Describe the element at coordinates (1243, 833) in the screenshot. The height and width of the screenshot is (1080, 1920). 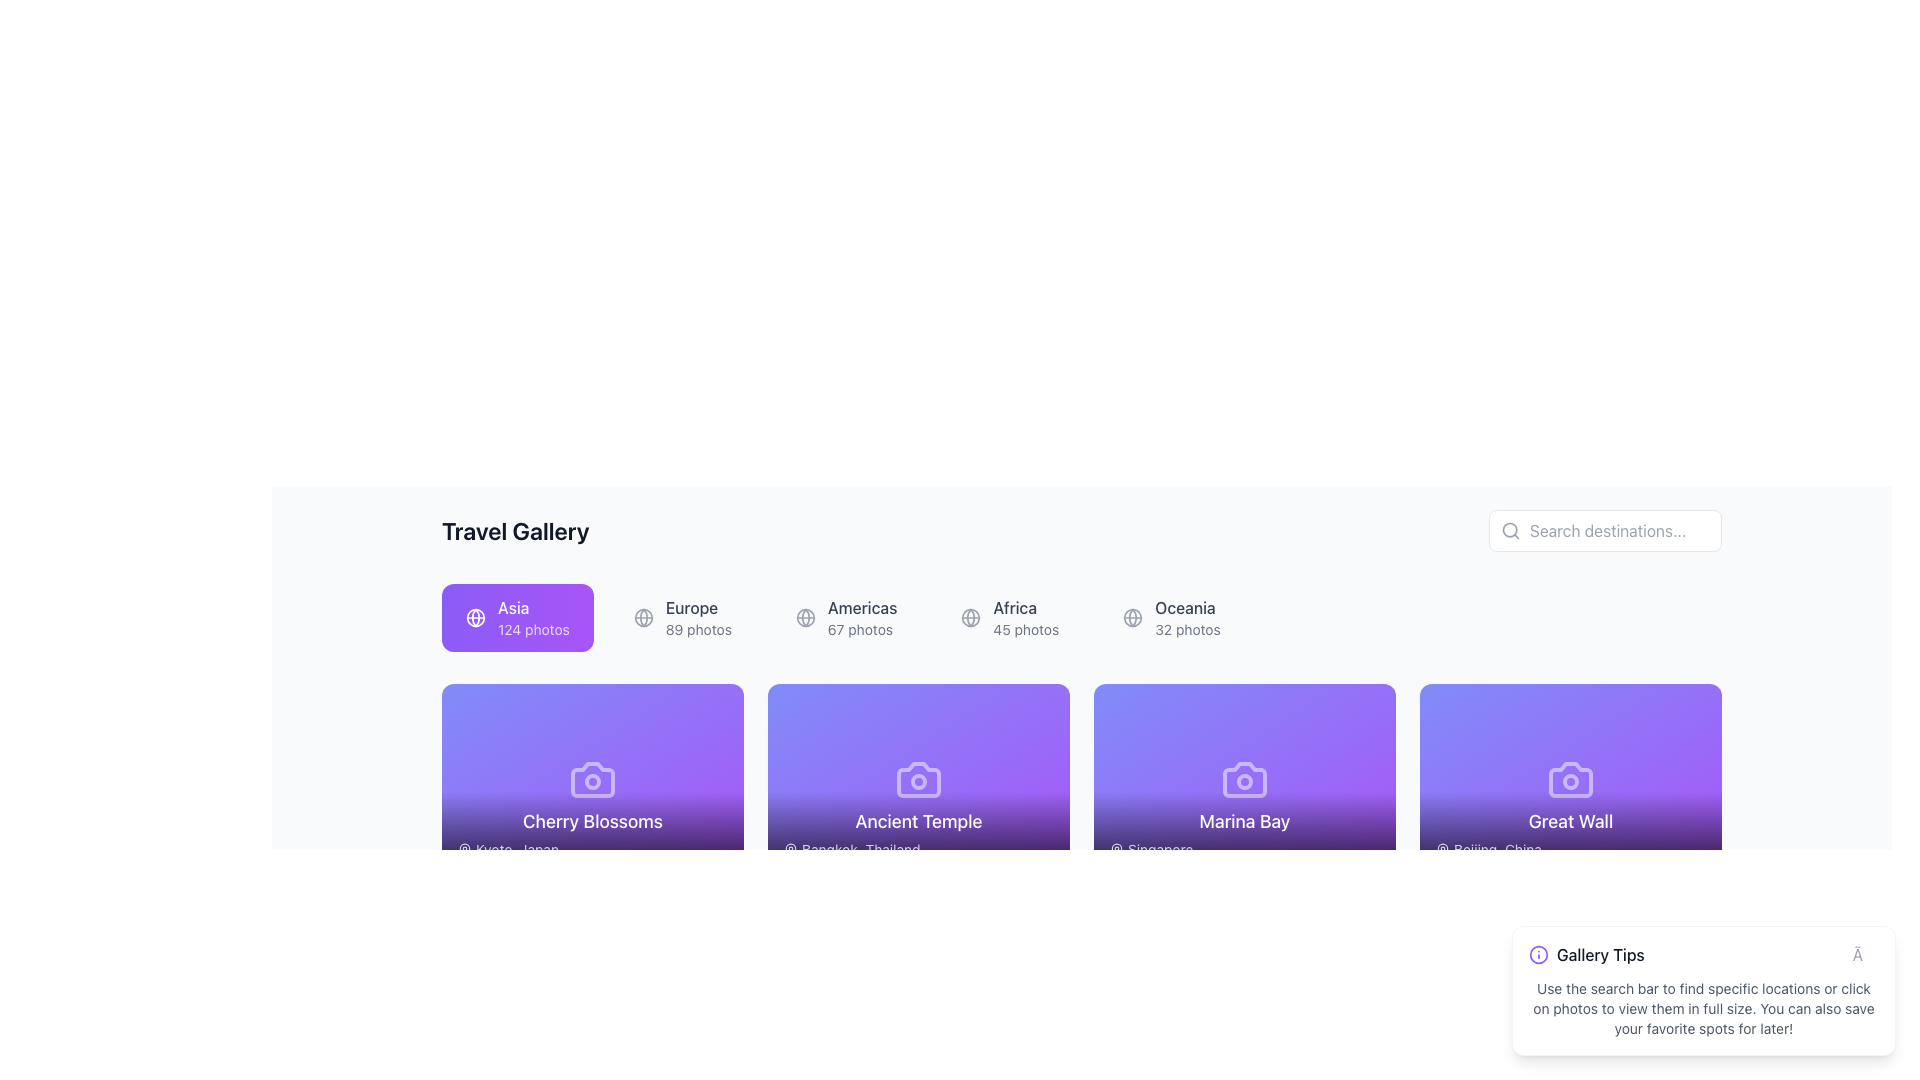
I see `text content of the Informational Overlay for 'Marina Bay' and 'Singapore', which features a black-to-transparent gradient background and includes the texts 'Marina Bay' and 'Singapore' with a pin icon` at that location.